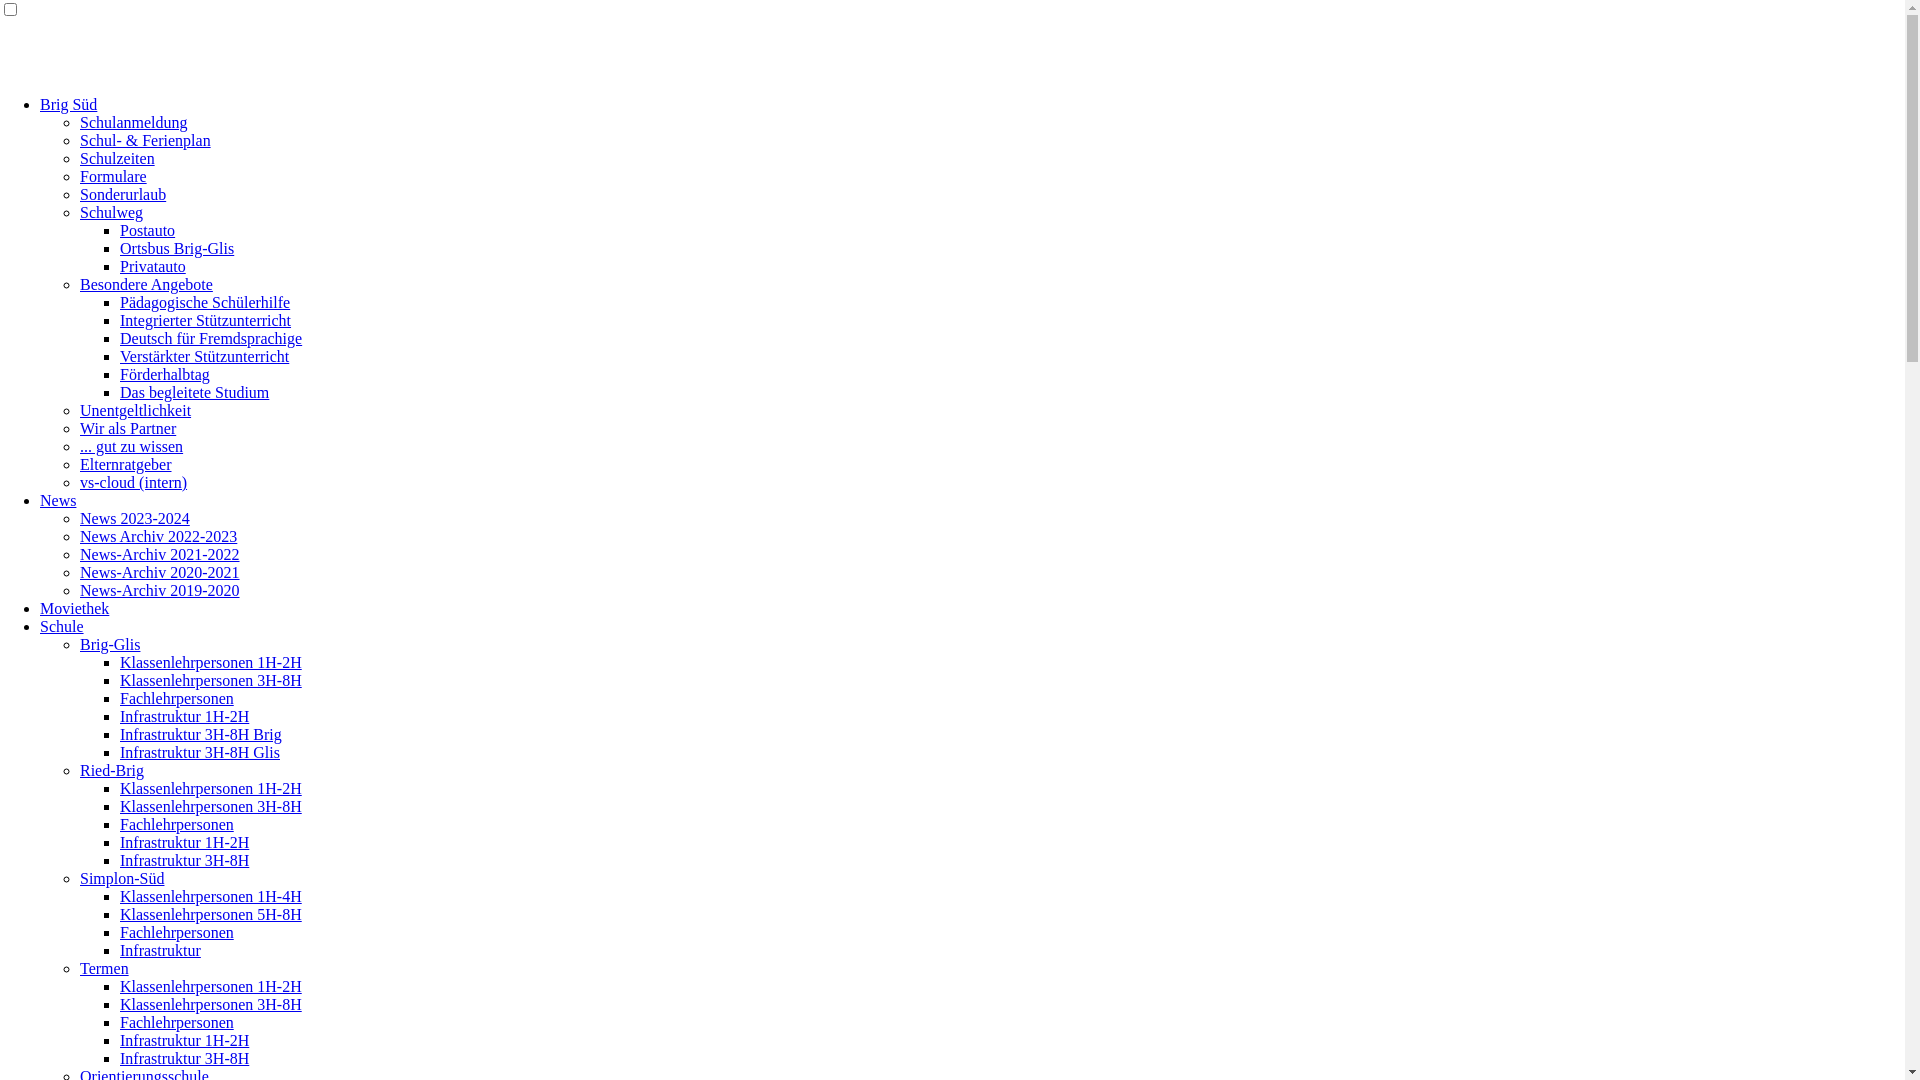 This screenshot has height=1080, width=1920. I want to click on 'Schulzeiten', so click(116, 157).